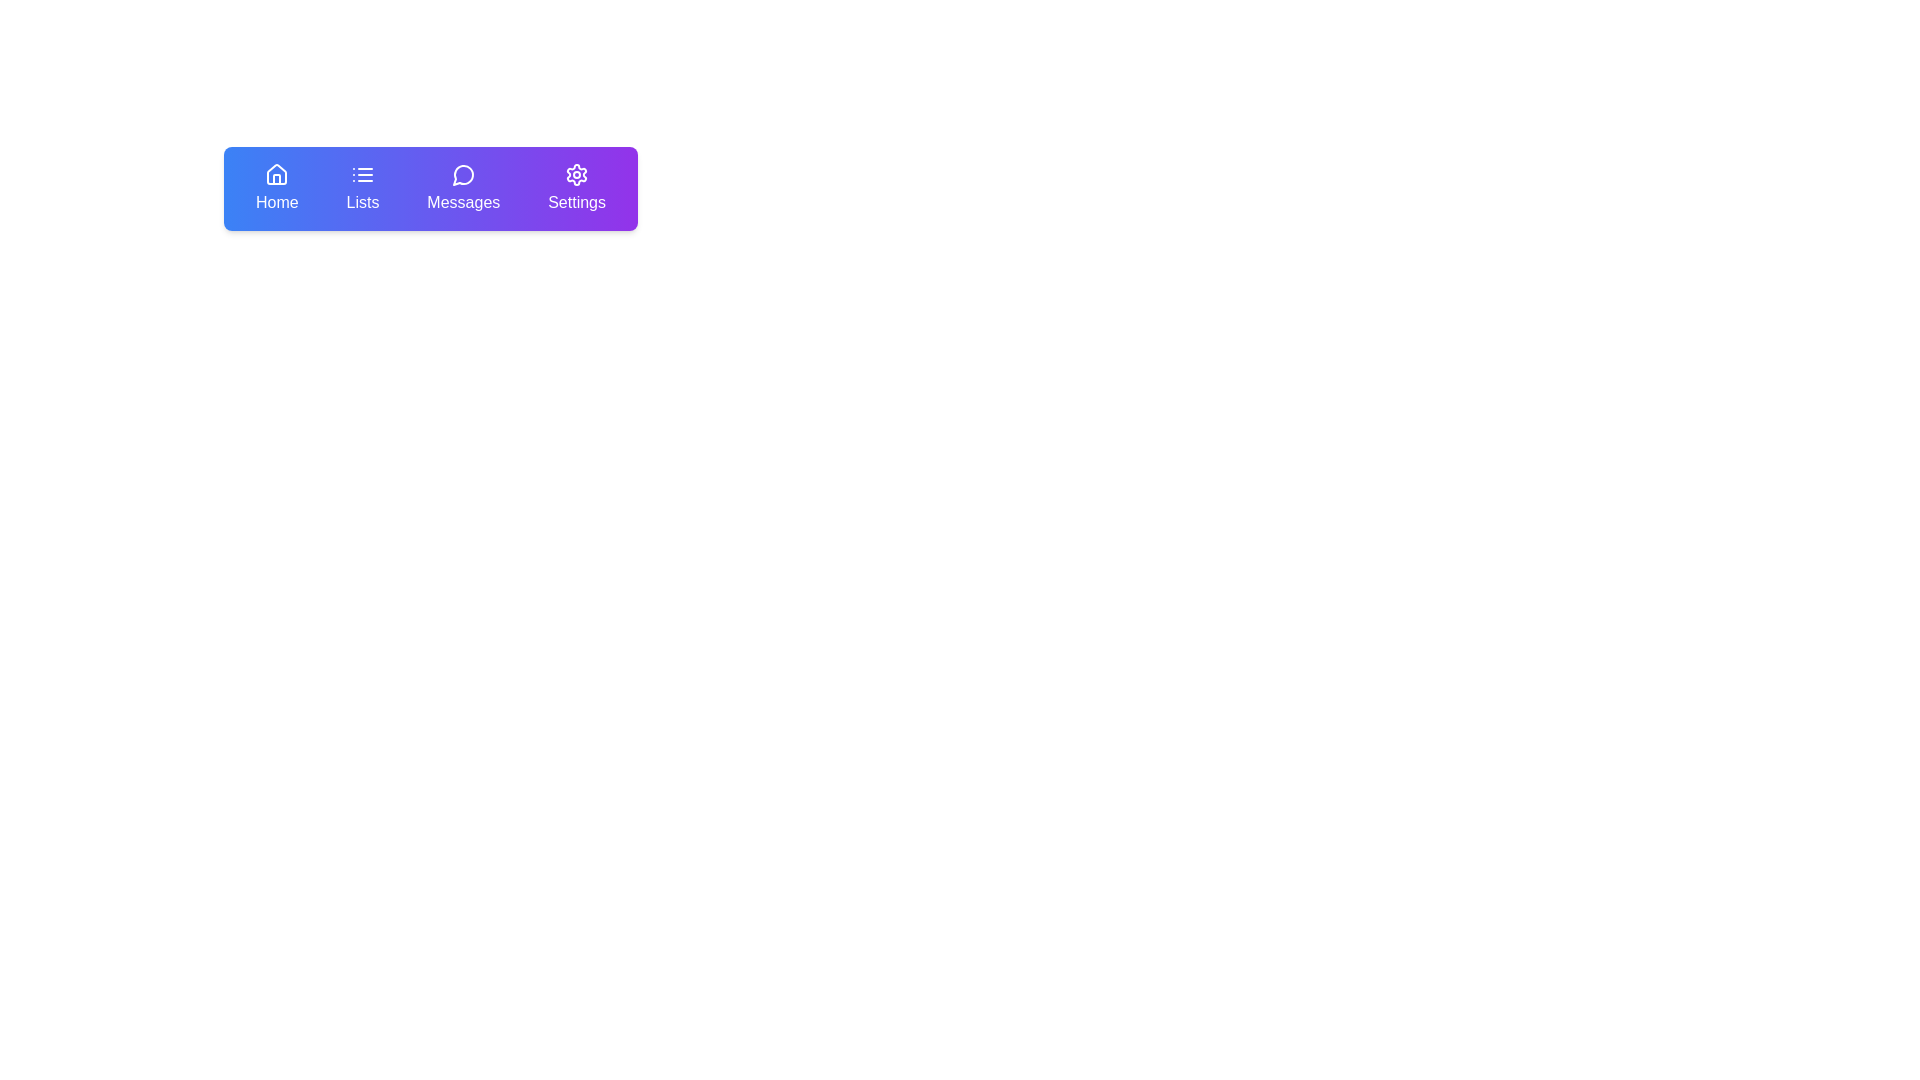 The width and height of the screenshot is (1920, 1080). What do you see at coordinates (276, 178) in the screenshot?
I see `the 'Home' icon in the top-left navigation bar` at bounding box center [276, 178].